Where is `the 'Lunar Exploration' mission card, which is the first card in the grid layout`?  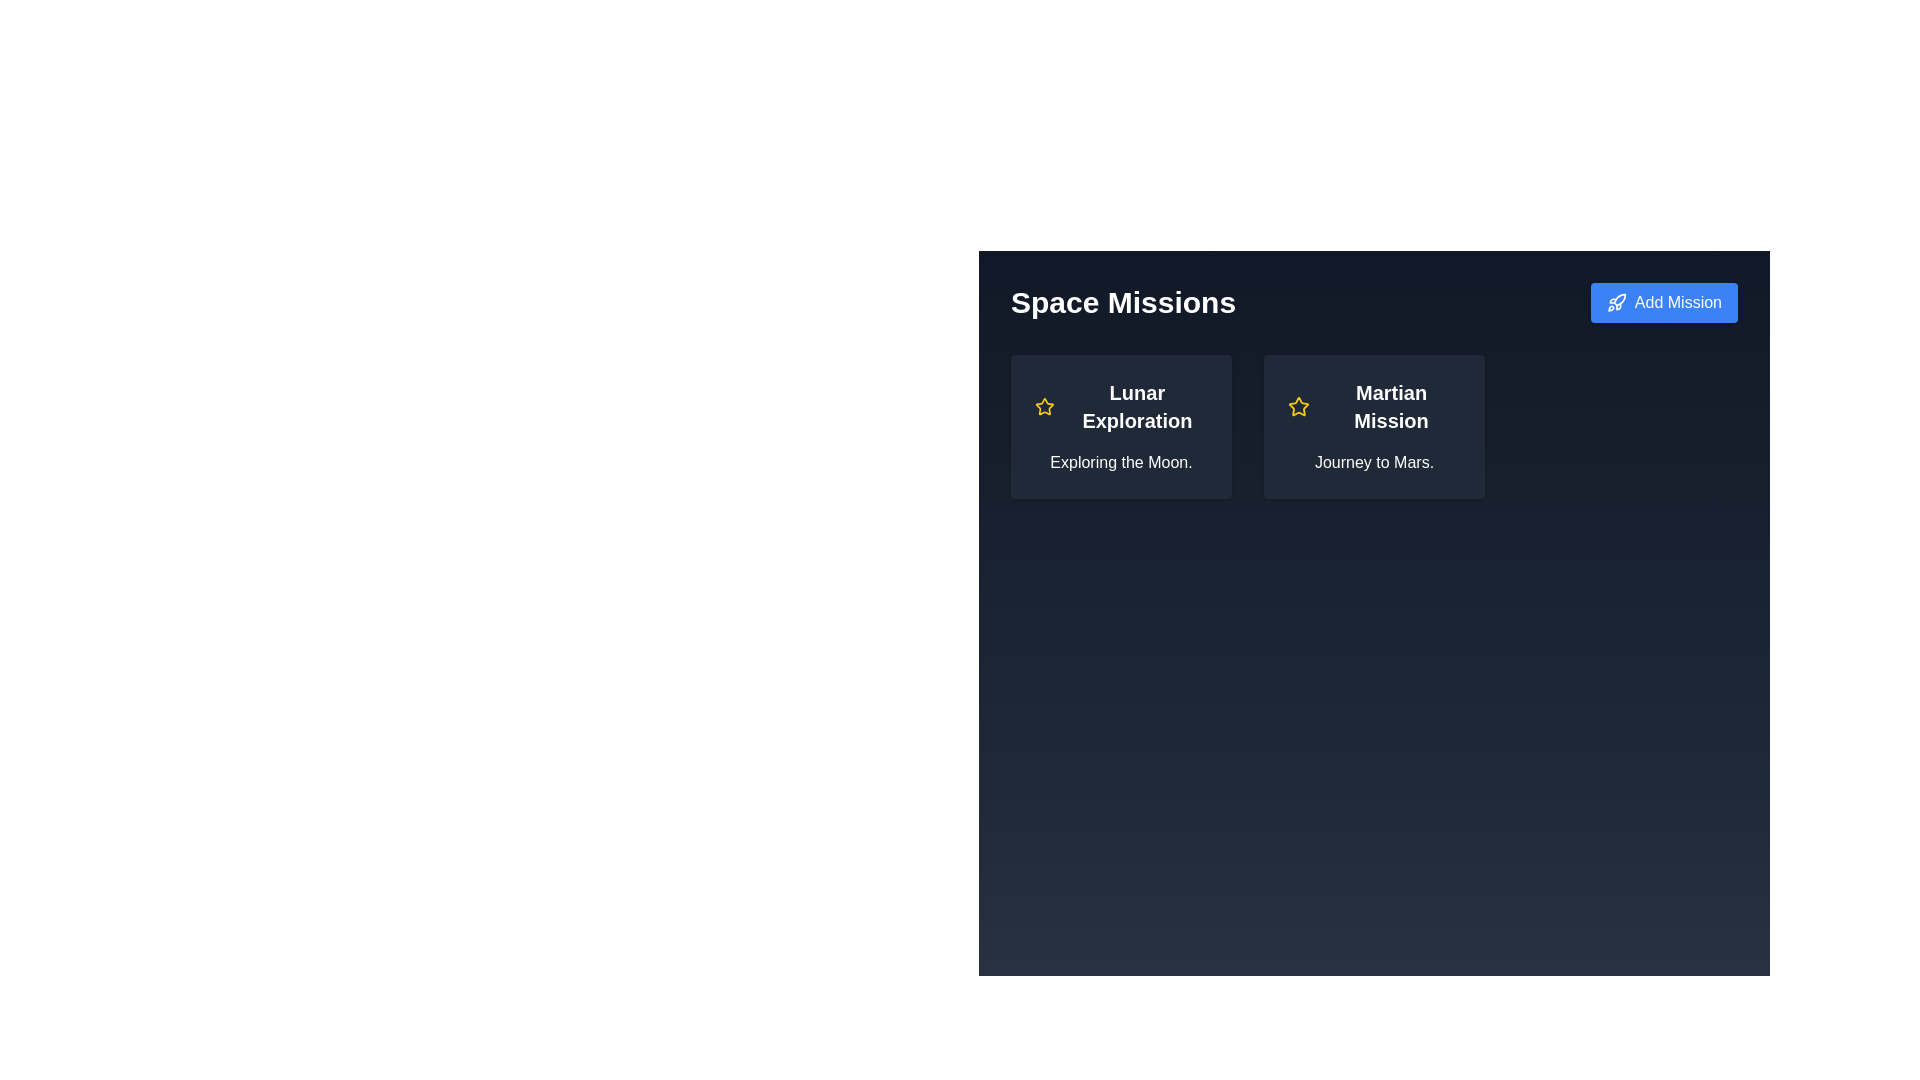
the 'Lunar Exploration' mission card, which is the first card in the grid layout is located at coordinates (1121, 426).